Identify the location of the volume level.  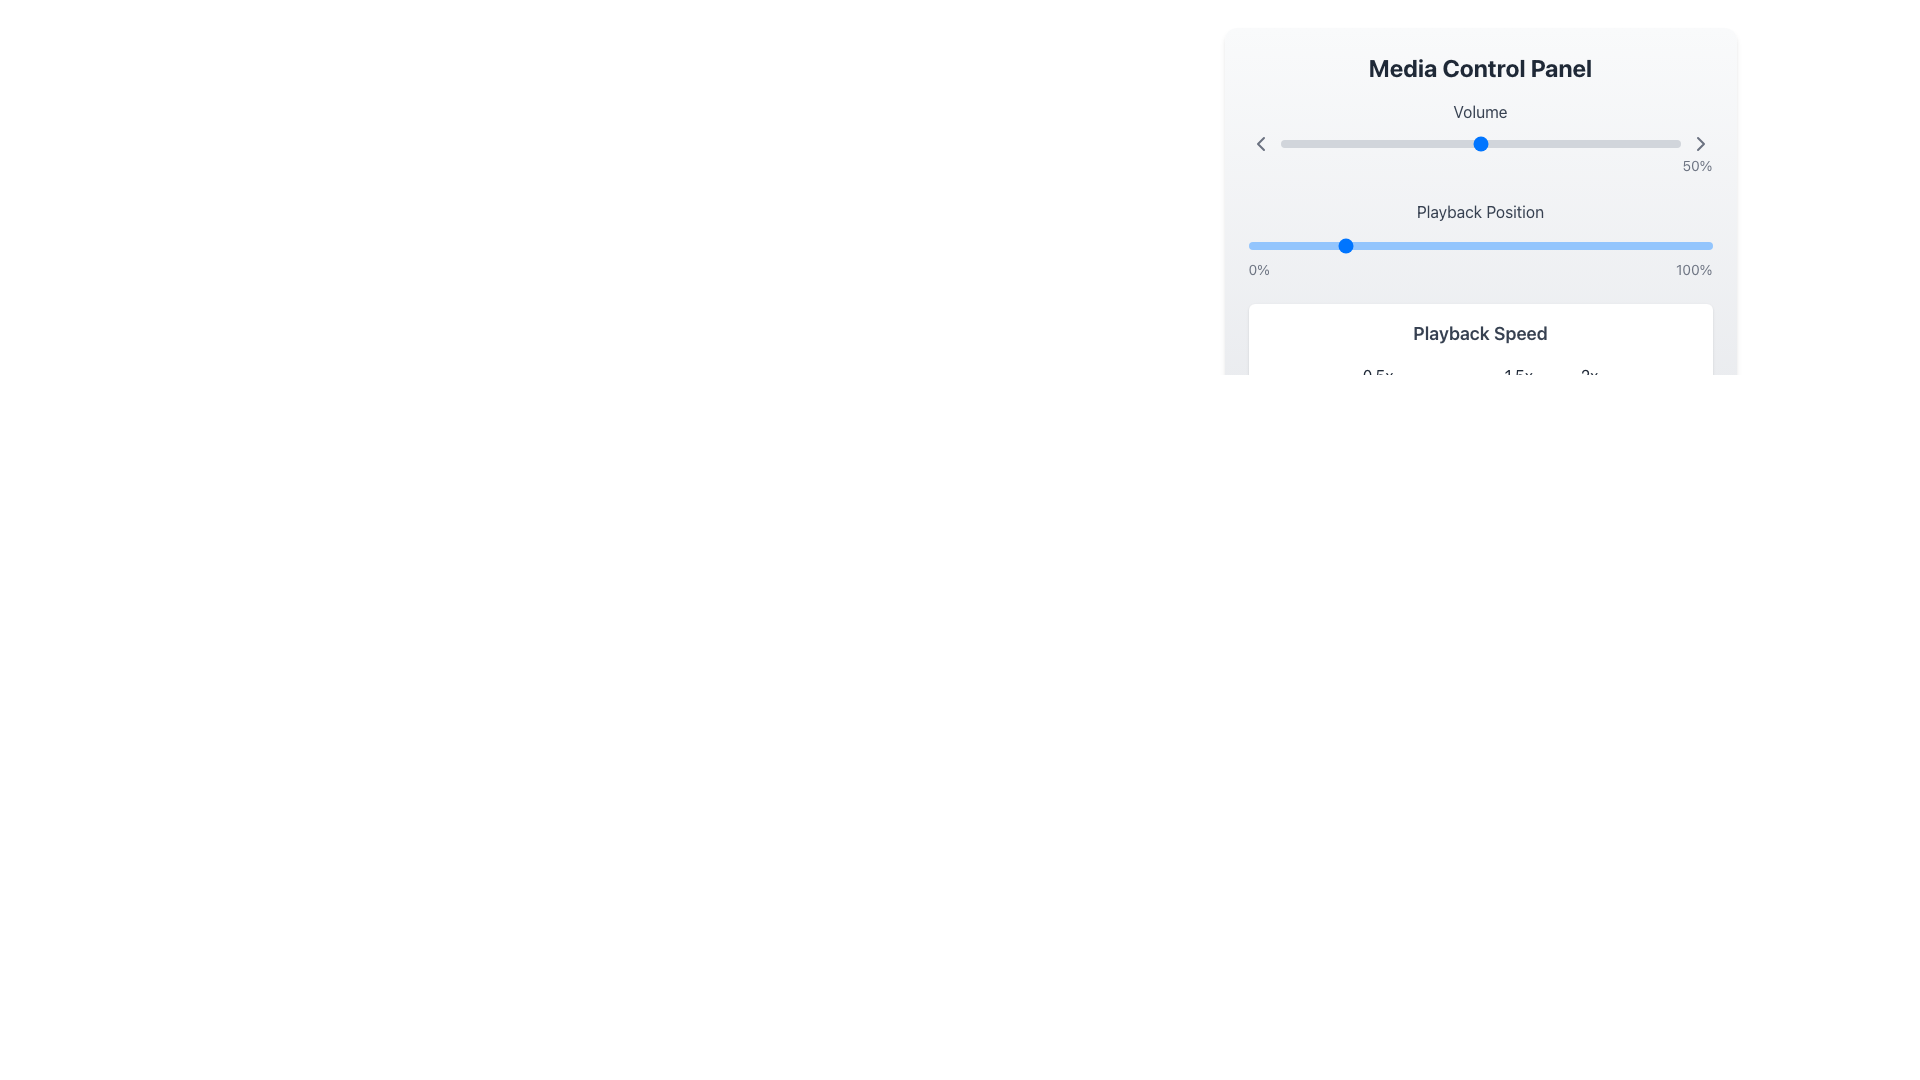
(1456, 142).